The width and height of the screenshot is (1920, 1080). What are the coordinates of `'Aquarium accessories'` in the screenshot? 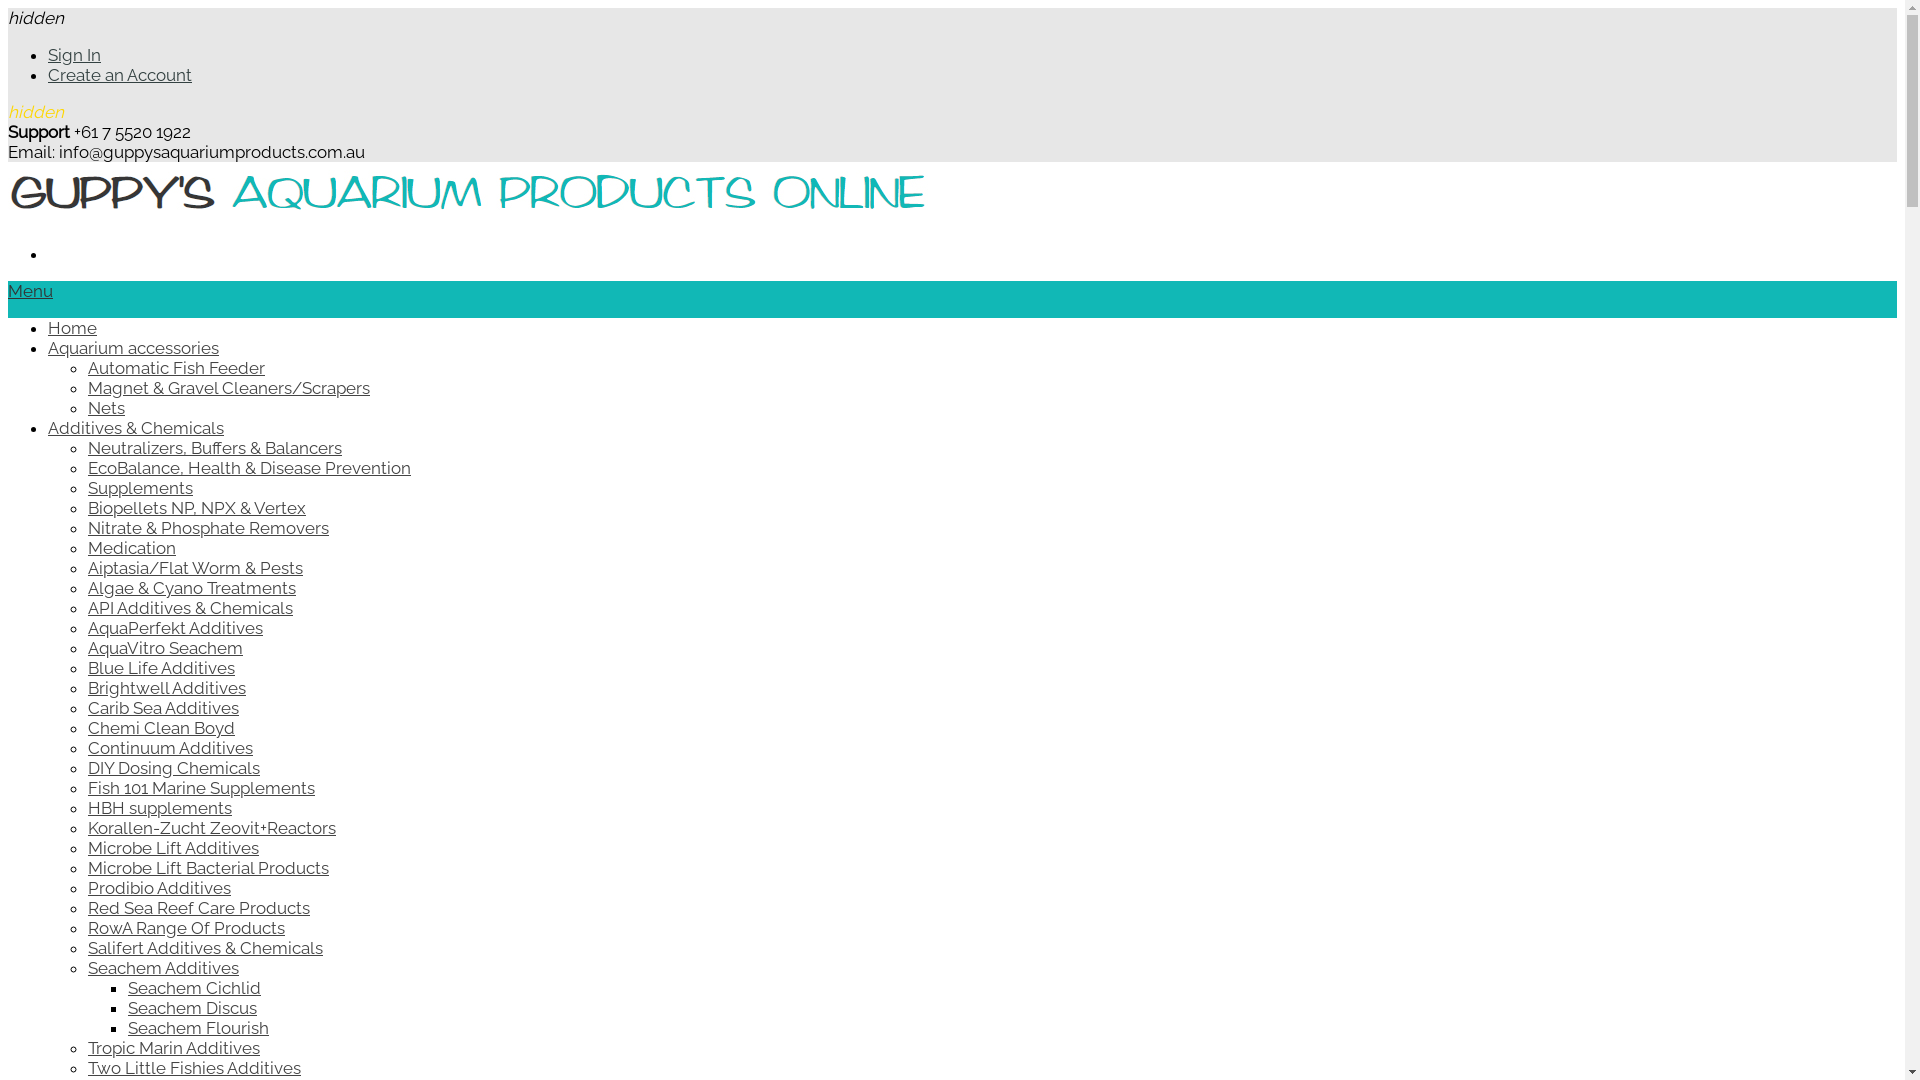 It's located at (48, 346).